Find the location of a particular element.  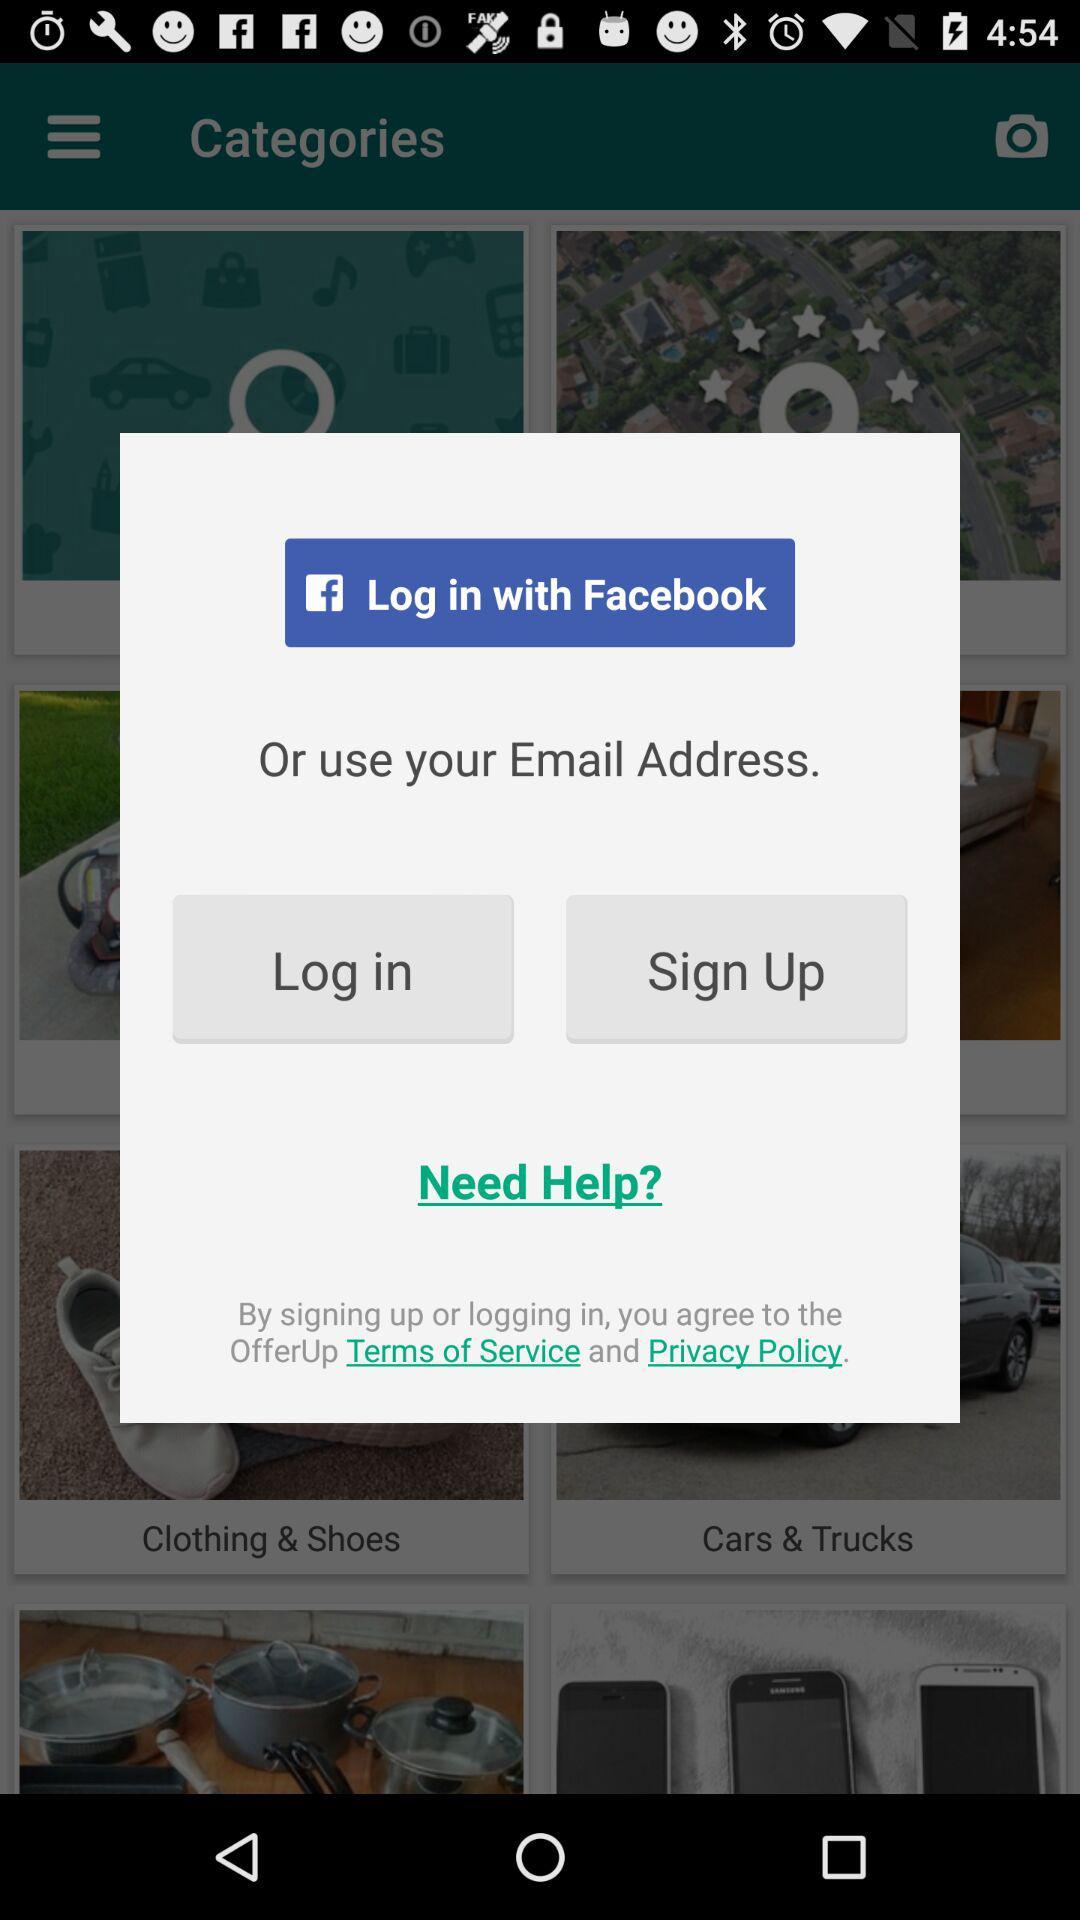

the by signing up icon is located at coordinates (540, 1331).